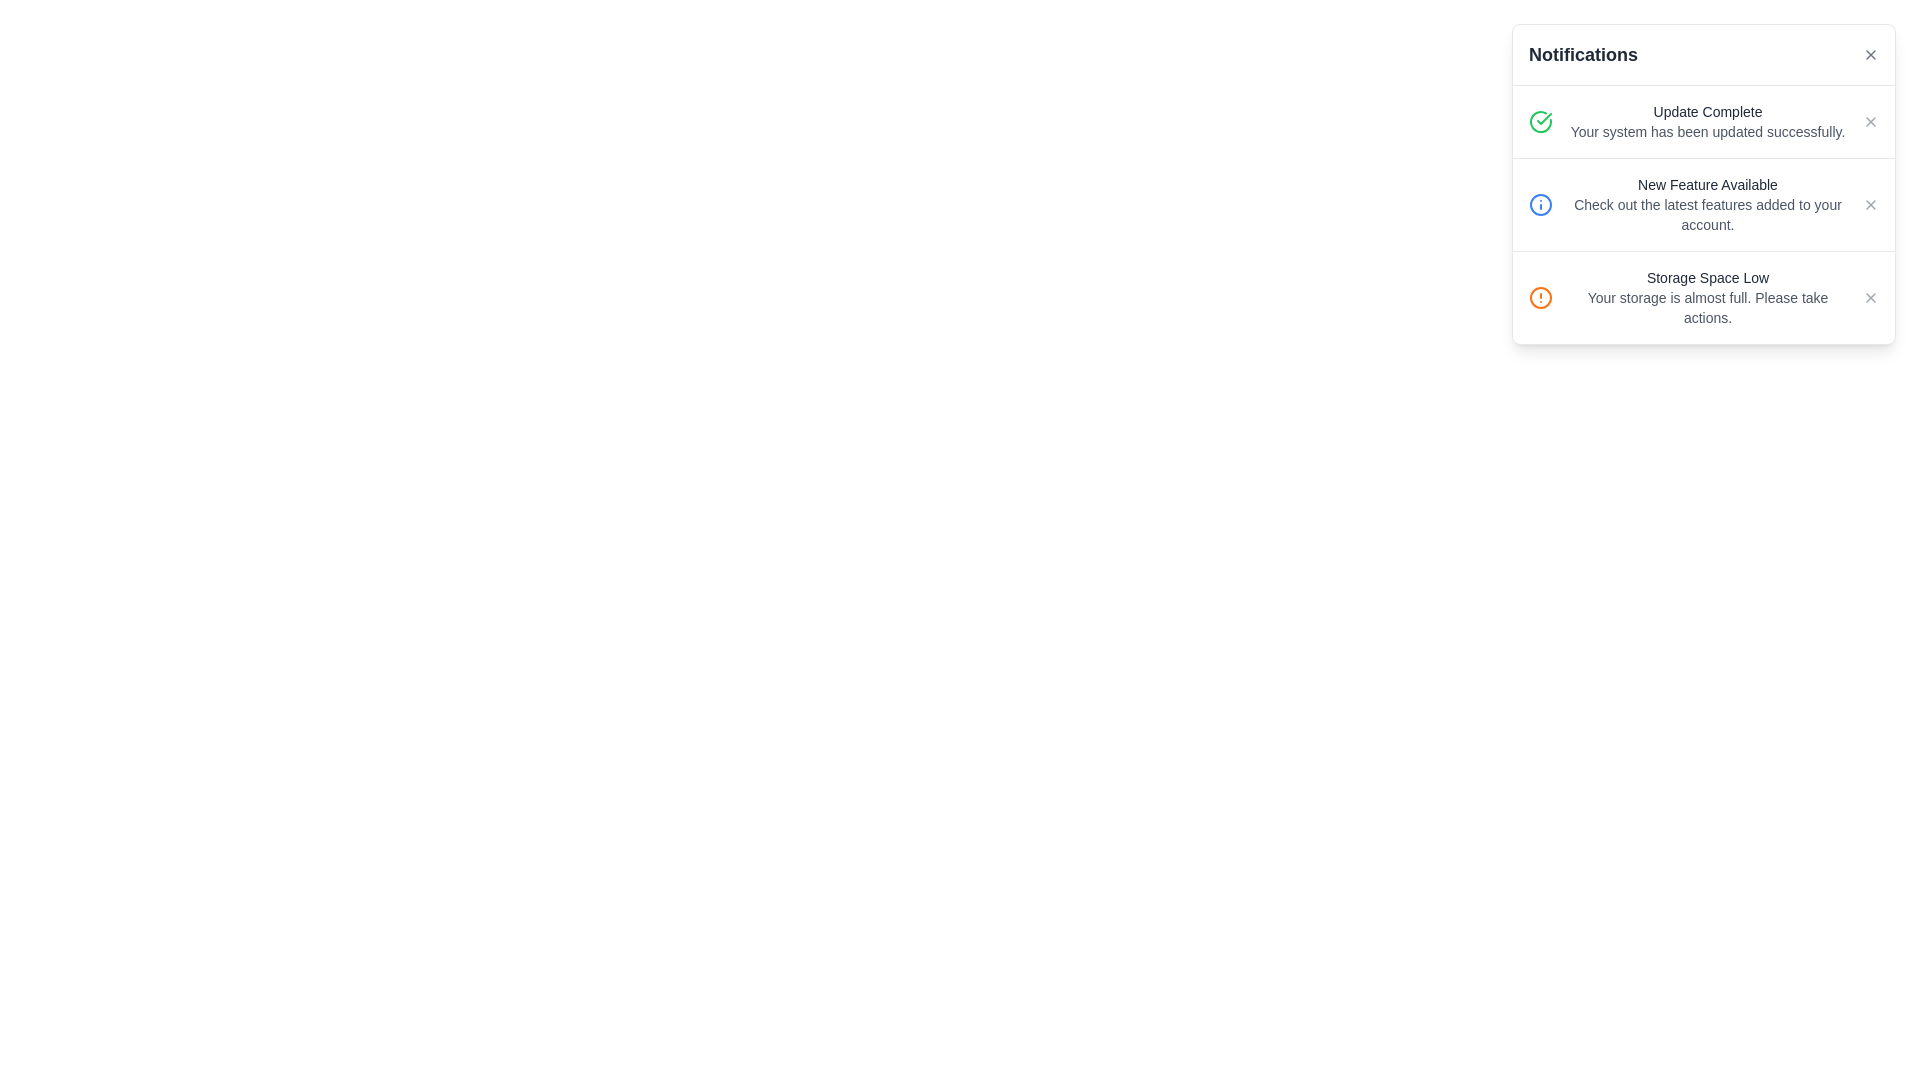 Image resolution: width=1920 pixels, height=1080 pixels. What do you see at coordinates (1870, 53) in the screenshot?
I see `the close button in the top-right corner of the Notifications header section to change its color to red` at bounding box center [1870, 53].